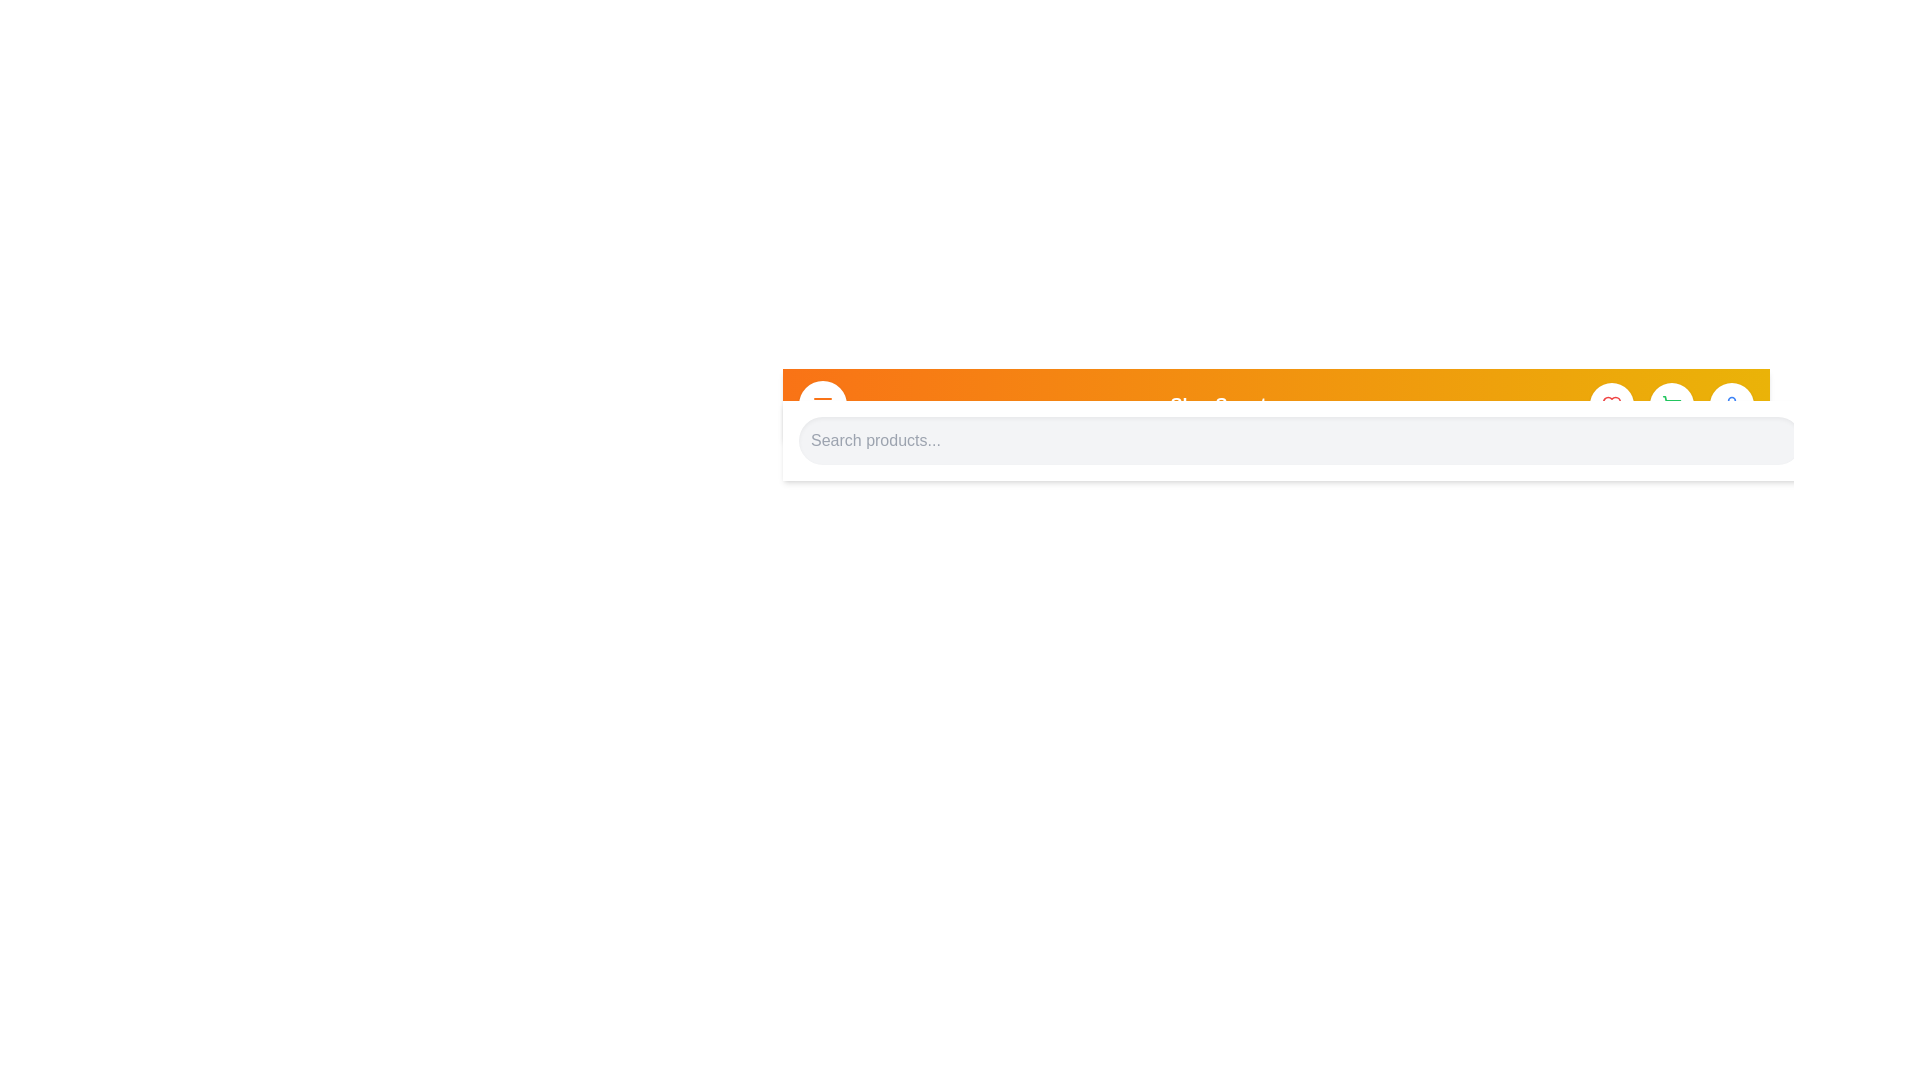  Describe the element at coordinates (1612, 405) in the screenshot. I see `the heart icon in the app bar` at that location.